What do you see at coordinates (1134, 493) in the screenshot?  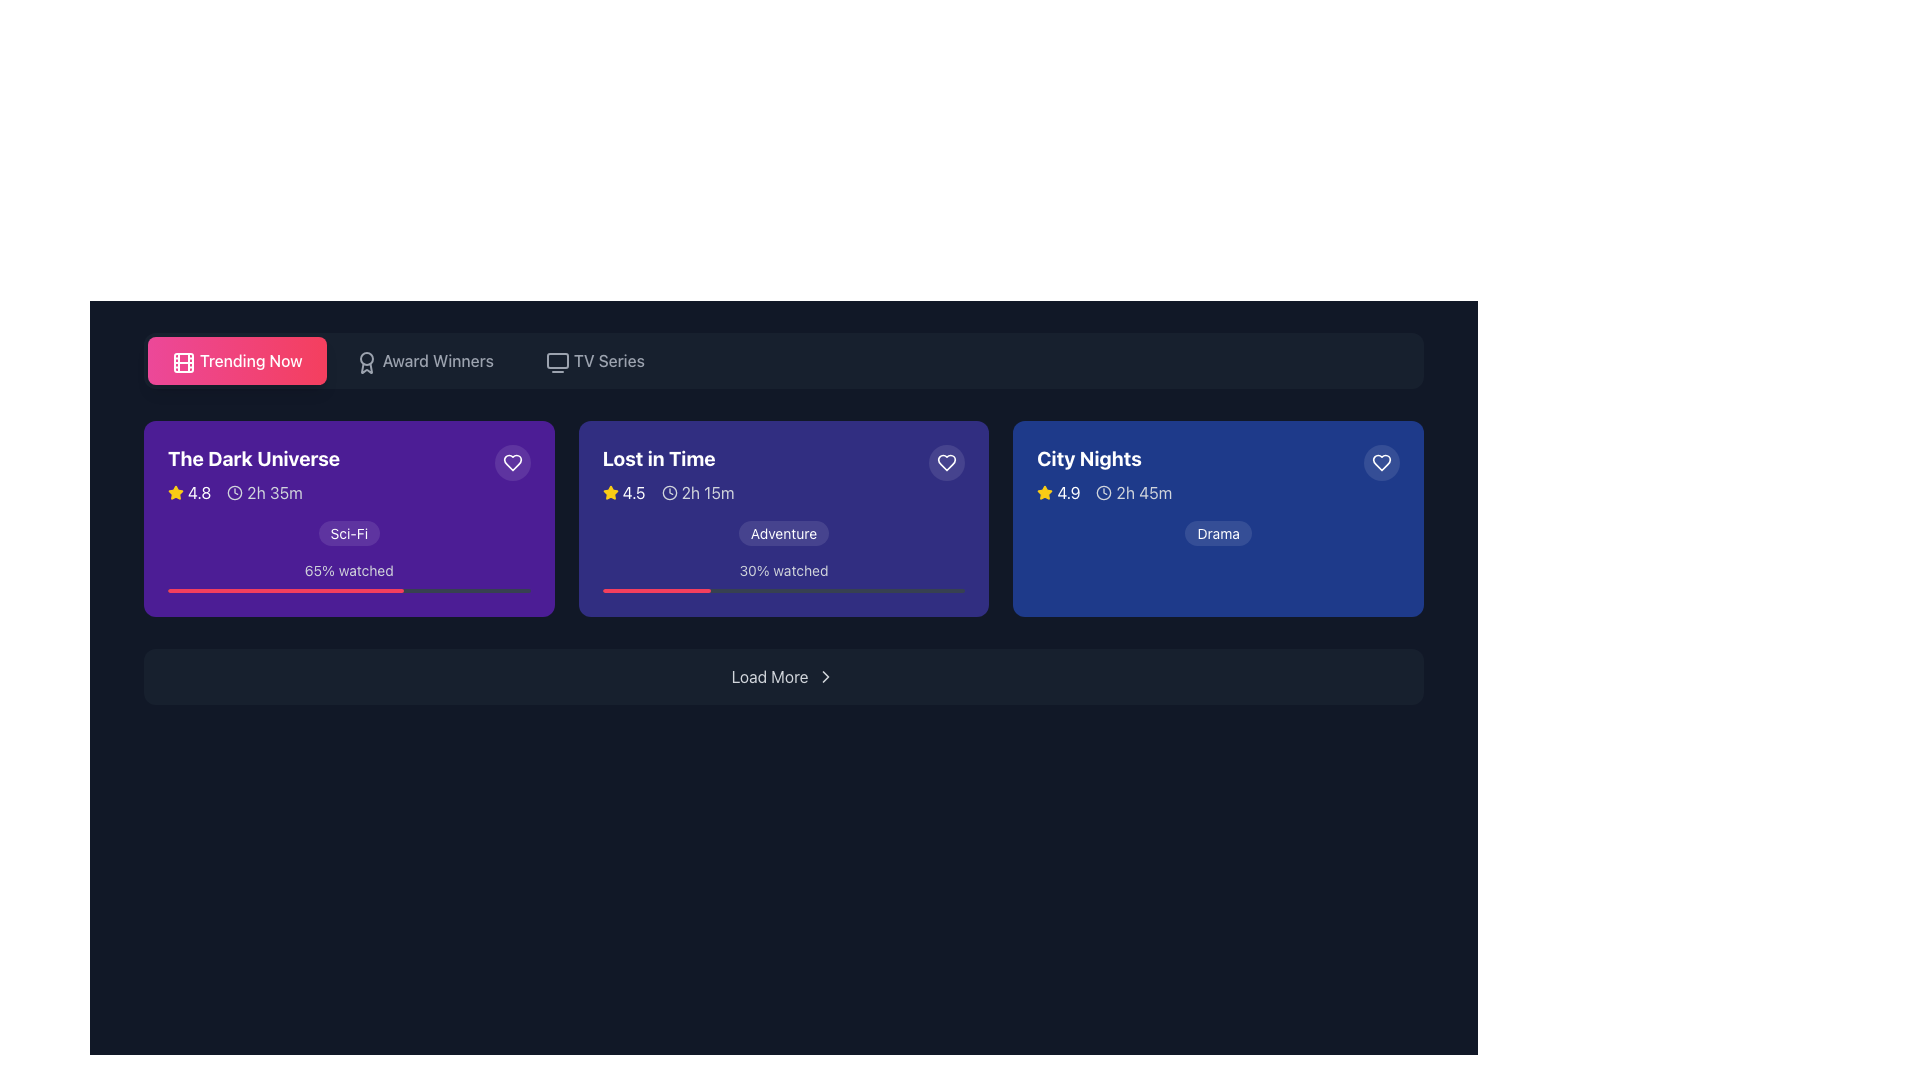 I see `the static text element that displays the duration of the movie or show, located at the top center of the rightmost card in a three-card grid layout, following a yellow star rating indicator` at bounding box center [1134, 493].